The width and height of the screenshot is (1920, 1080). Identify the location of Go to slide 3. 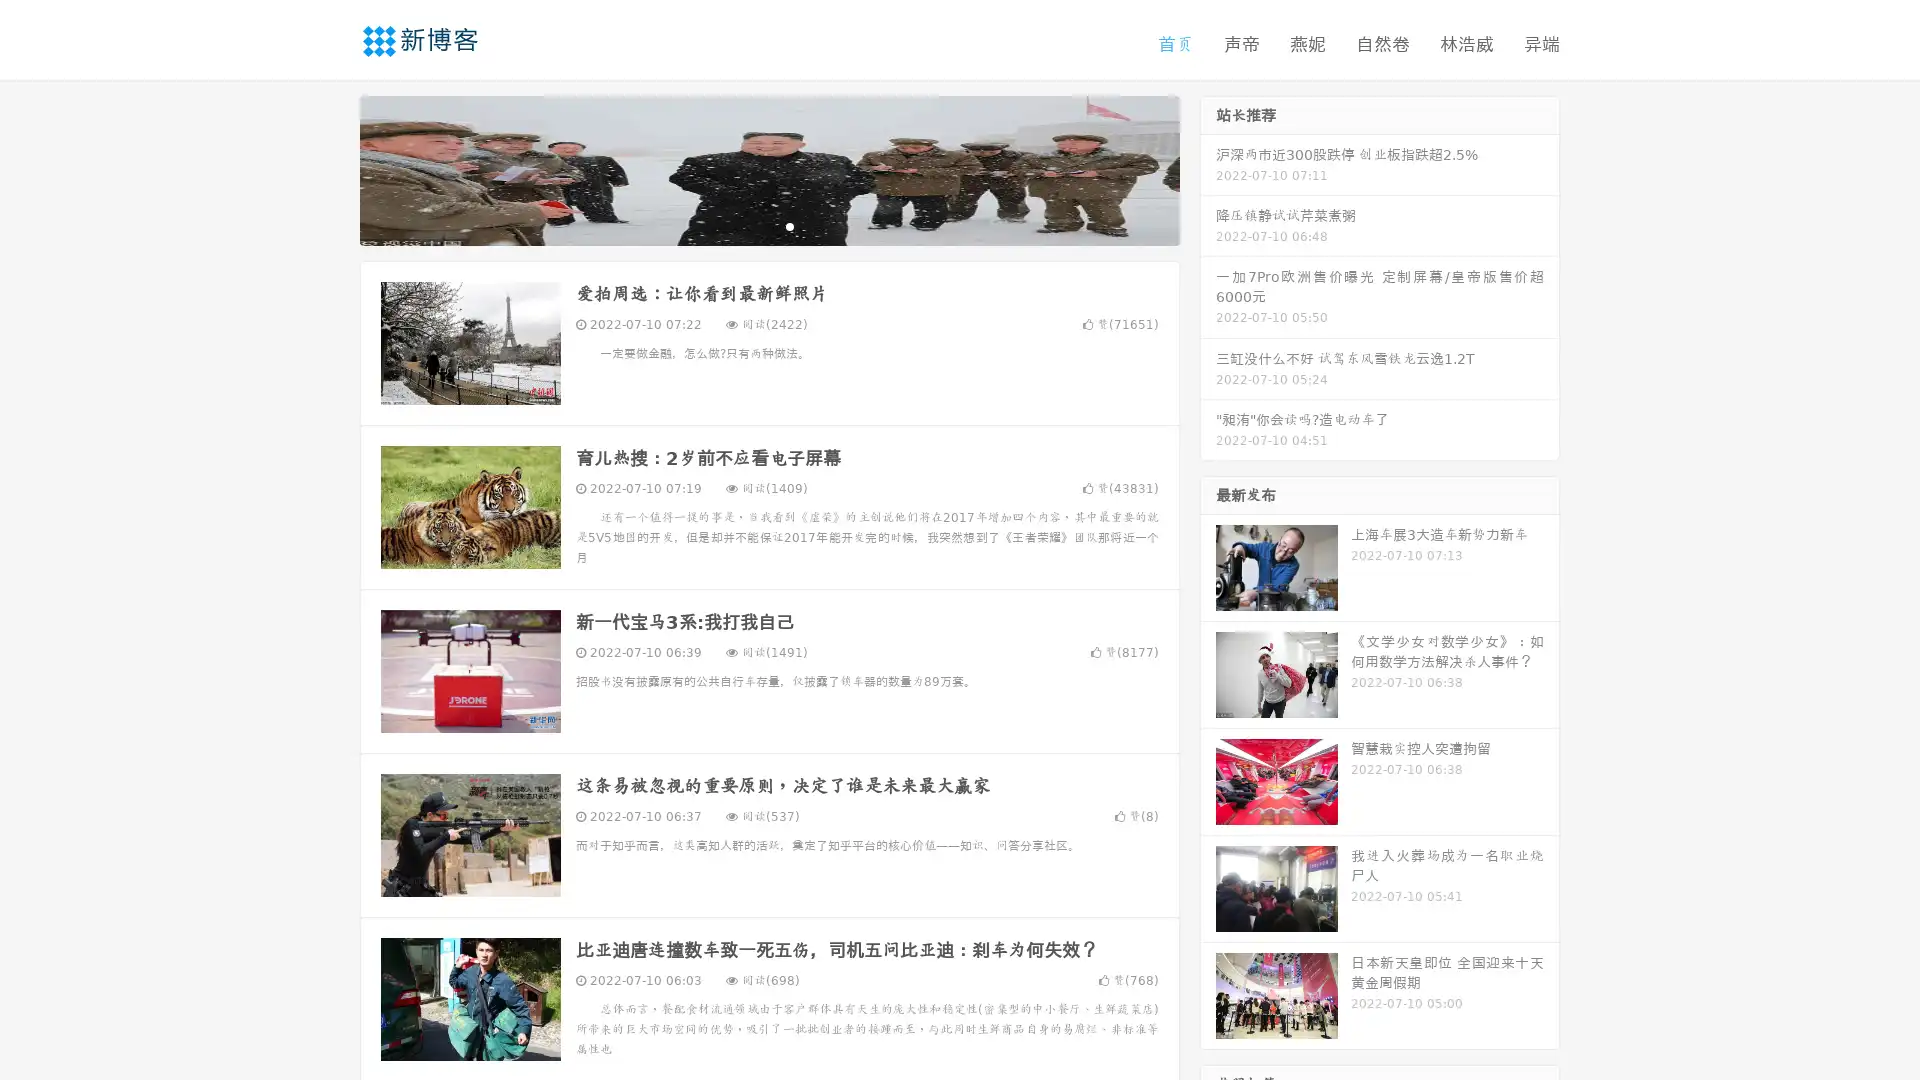
(789, 225).